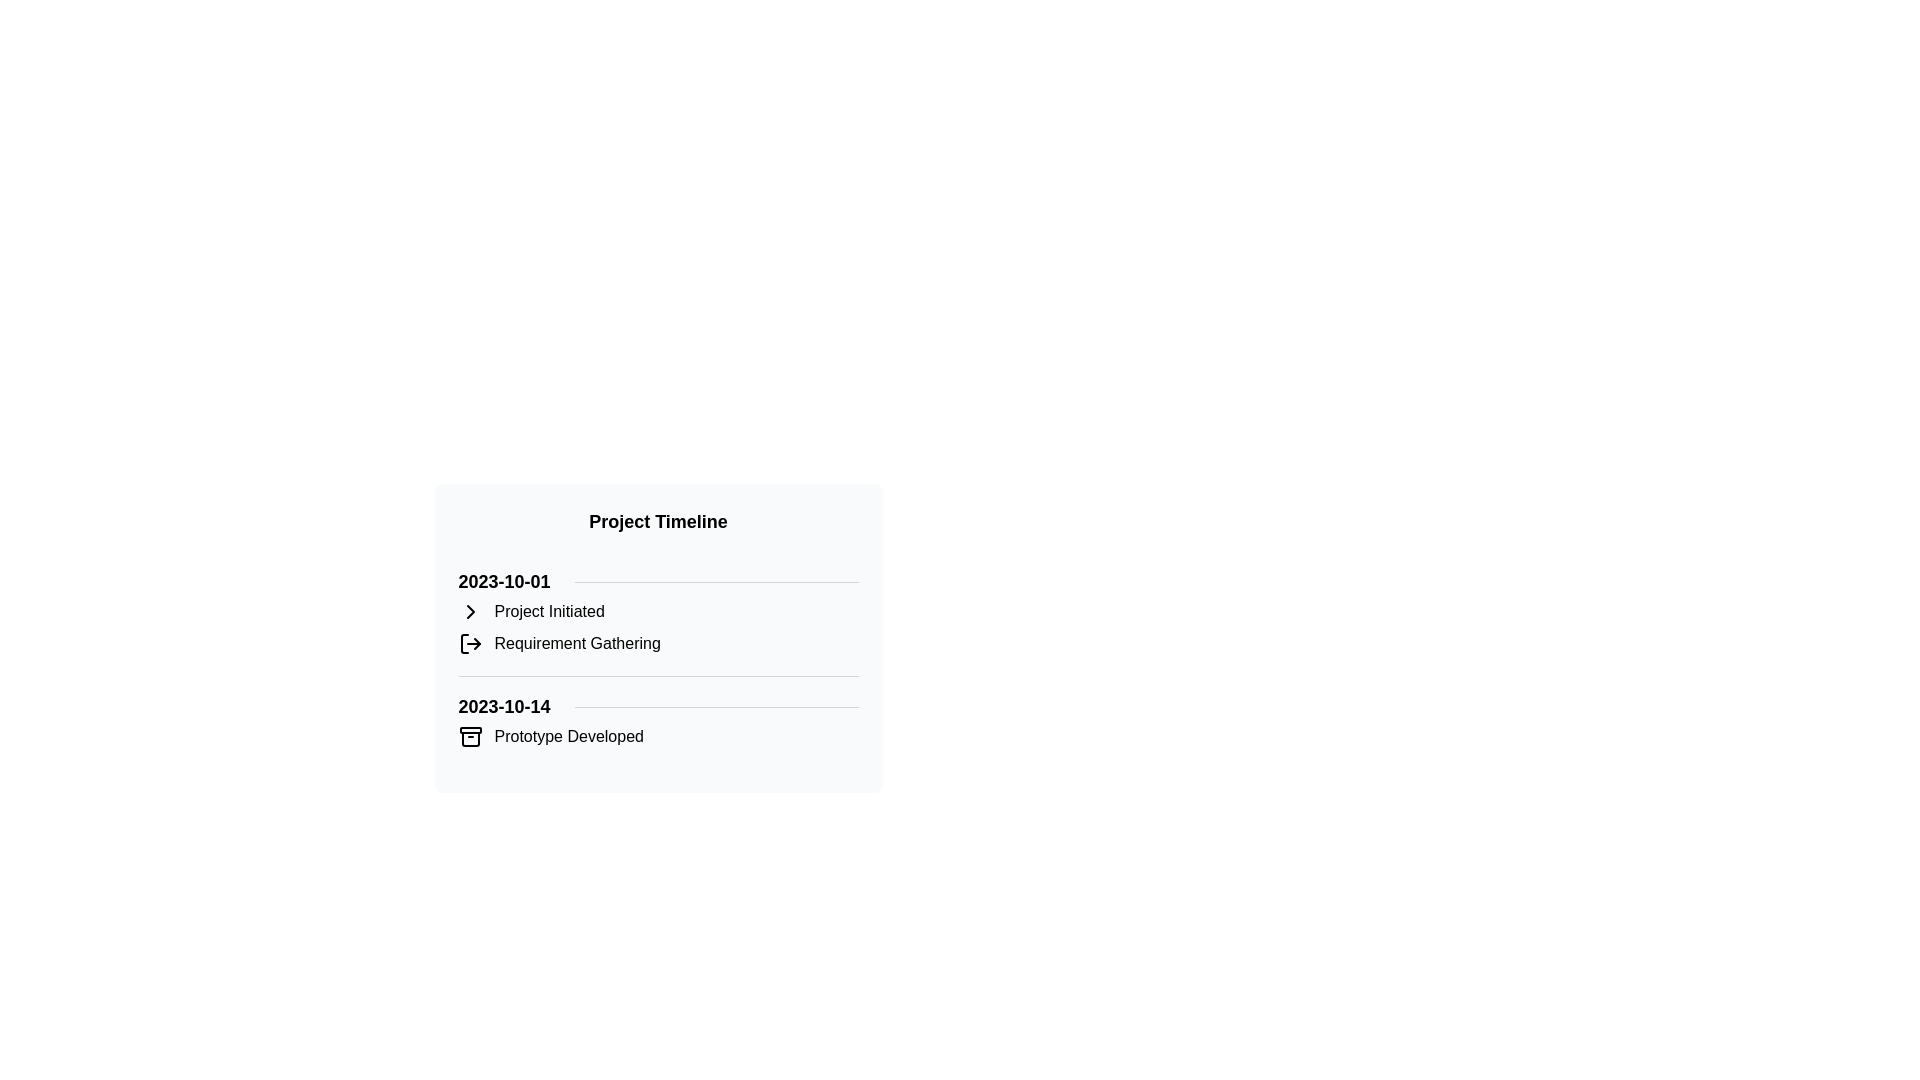 This screenshot has width=1920, height=1080. What do you see at coordinates (469, 730) in the screenshot?
I see `the decorative visual component representing the top section of the archive box icon located within the timeline entry dated '2023-10-14'` at bounding box center [469, 730].